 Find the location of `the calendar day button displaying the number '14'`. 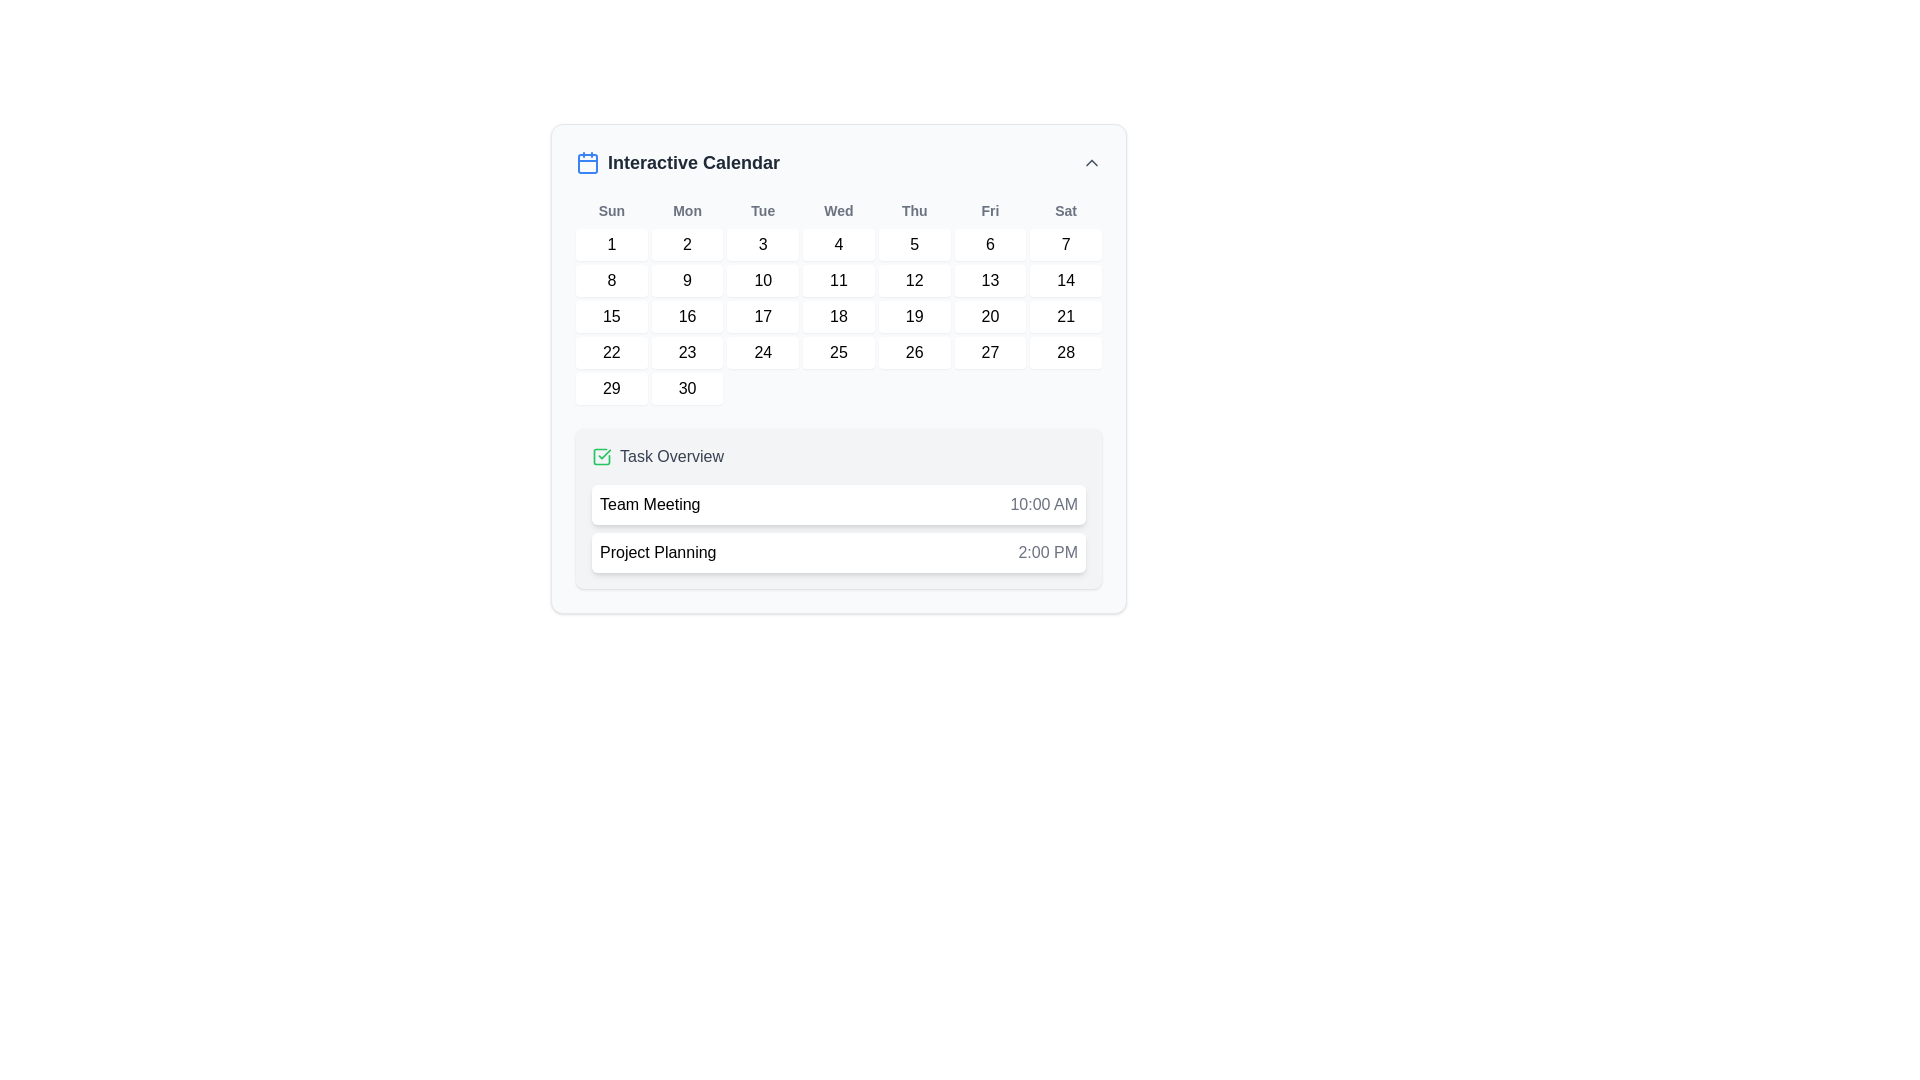

the calendar day button displaying the number '14' is located at coordinates (1065, 281).